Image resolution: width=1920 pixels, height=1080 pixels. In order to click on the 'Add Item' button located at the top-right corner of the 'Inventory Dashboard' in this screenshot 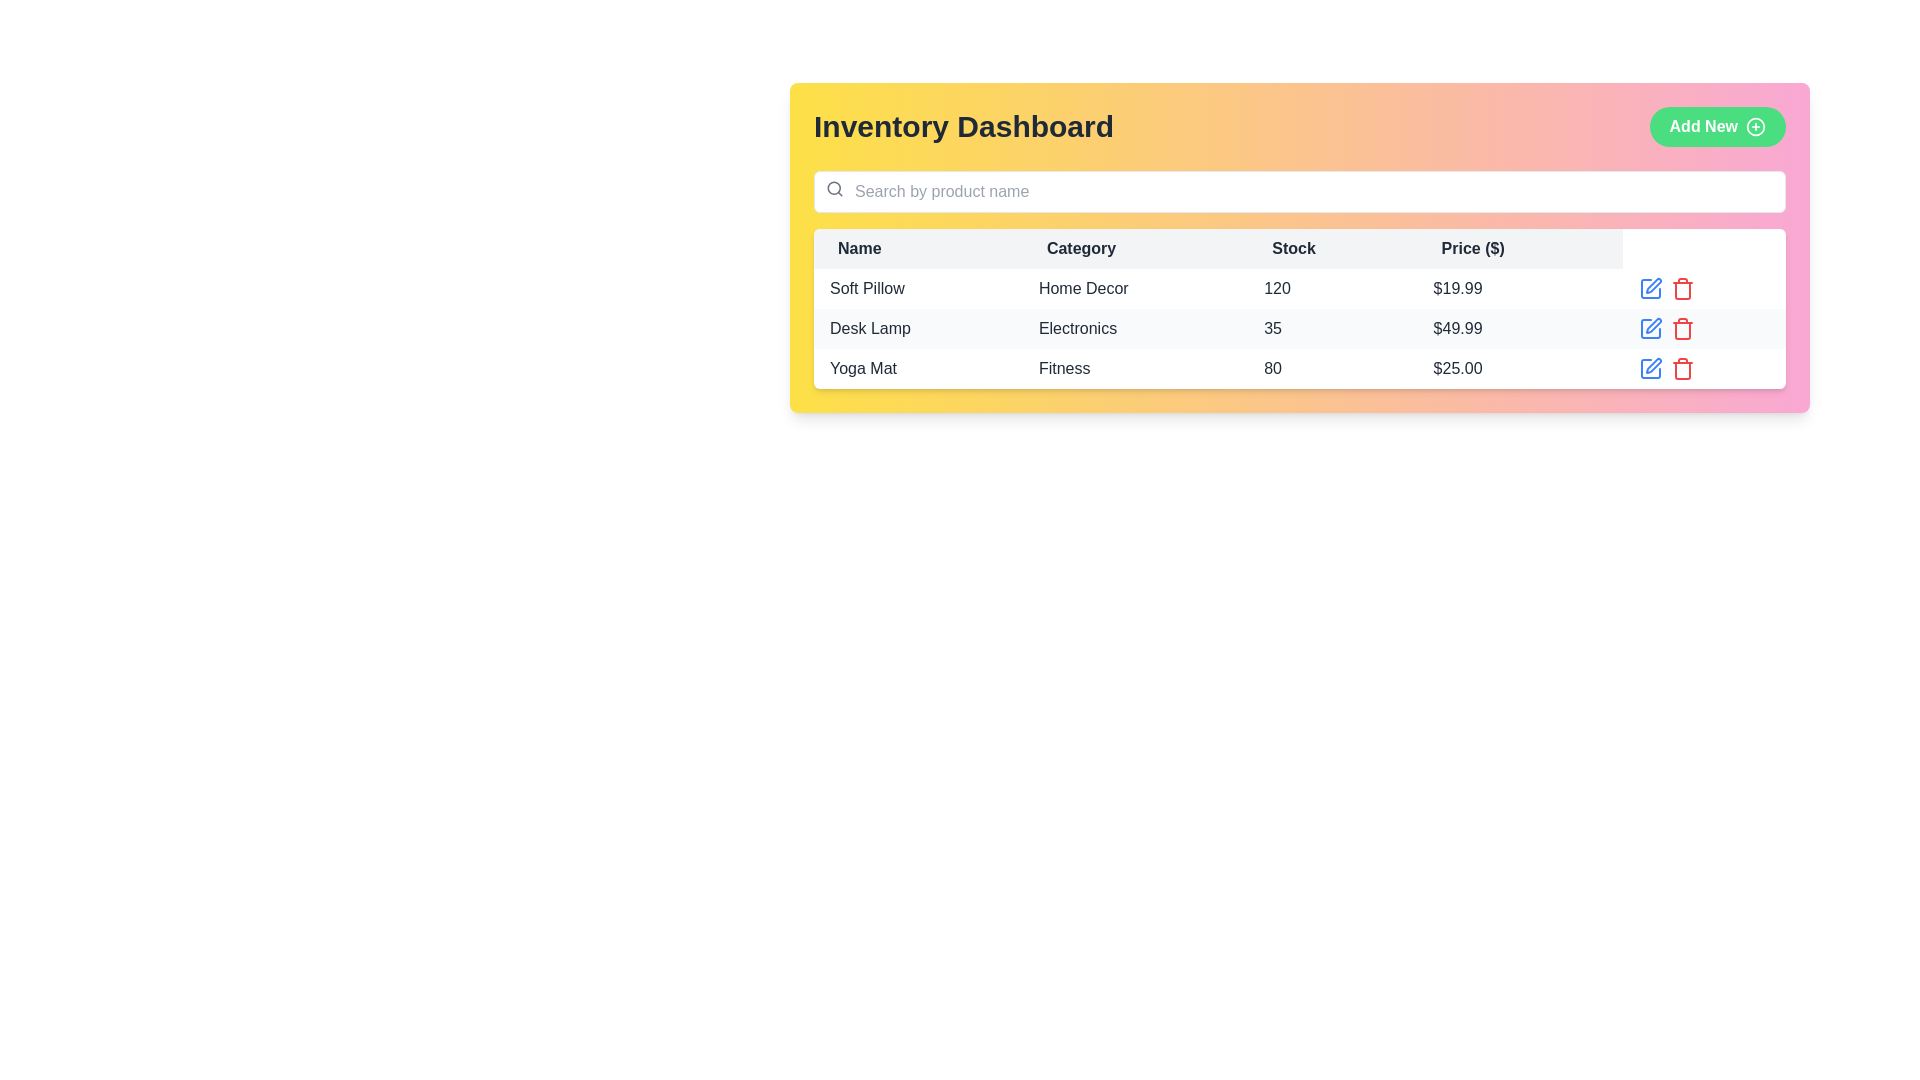, I will do `click(1716, 127)`.